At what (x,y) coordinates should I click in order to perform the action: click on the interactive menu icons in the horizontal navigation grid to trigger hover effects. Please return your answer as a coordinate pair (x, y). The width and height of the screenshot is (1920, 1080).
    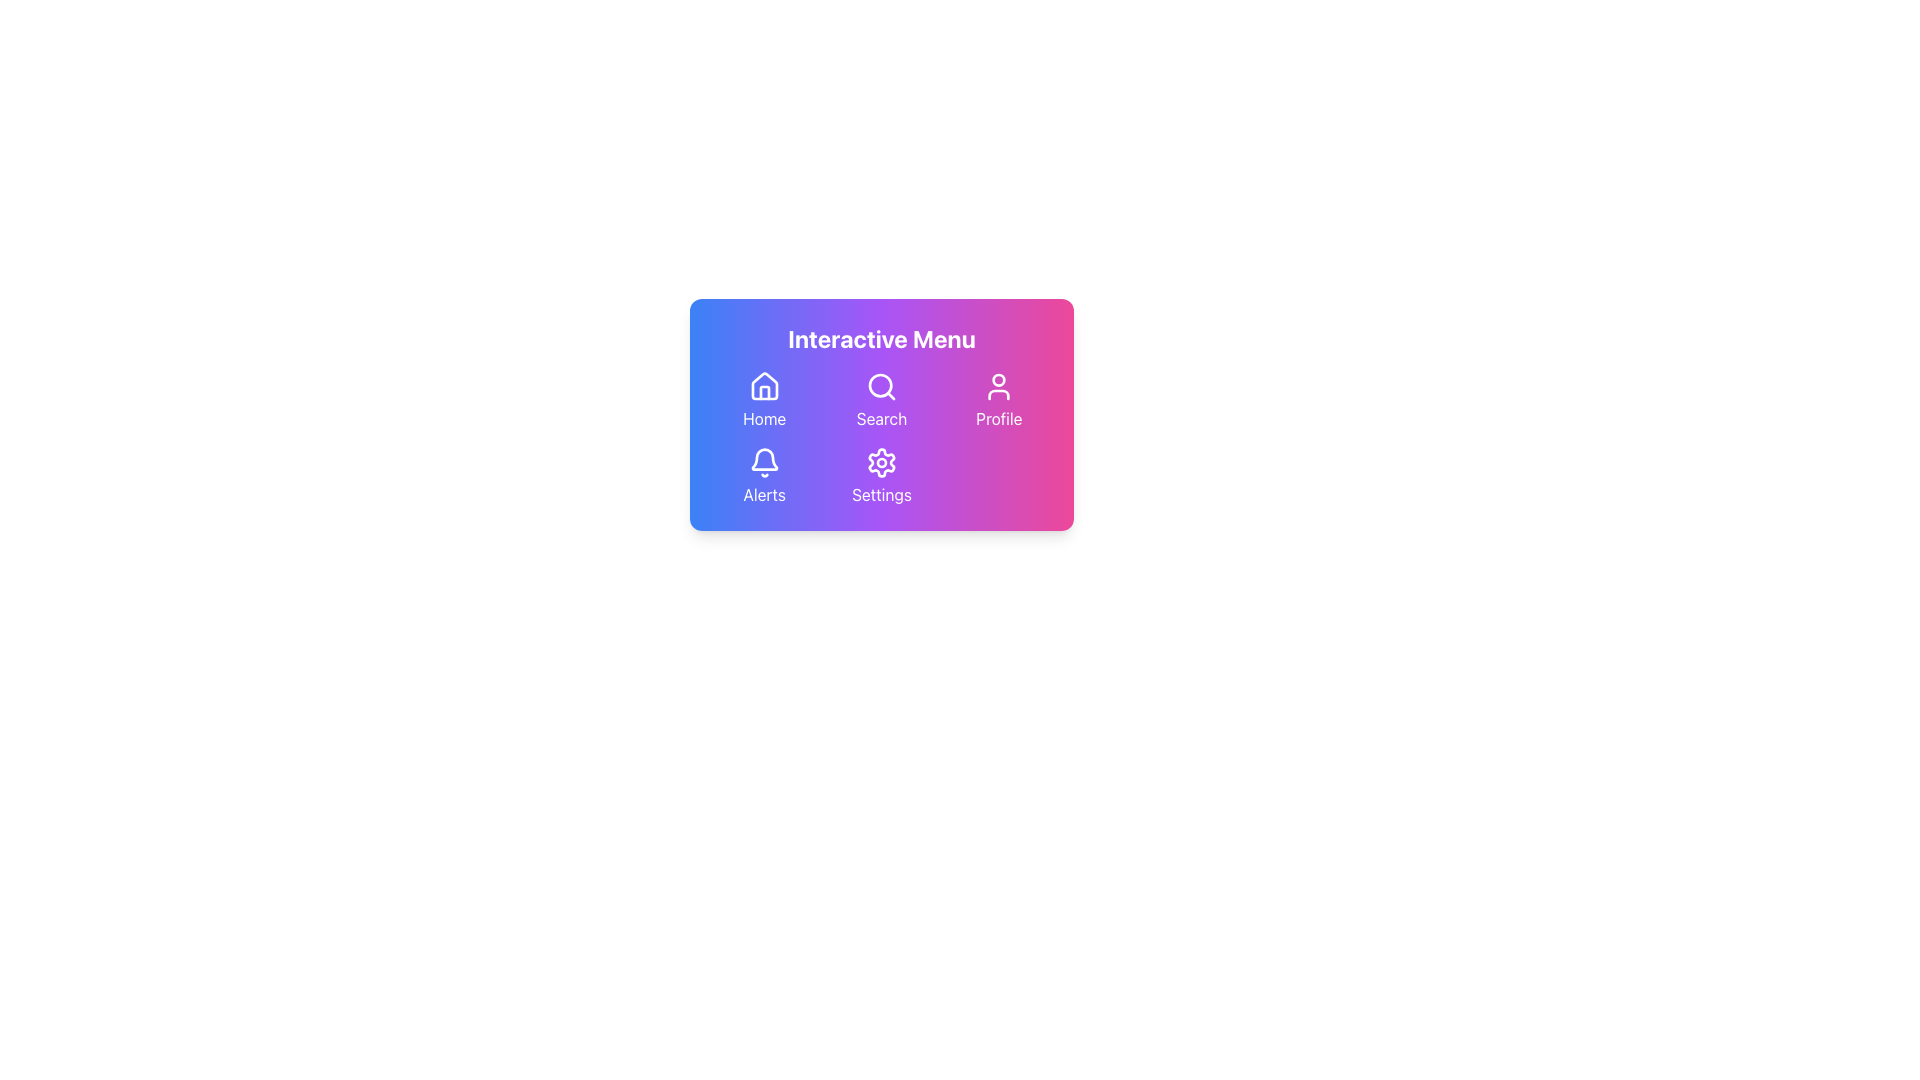
    Looking at the image, I should click on (881, 438).